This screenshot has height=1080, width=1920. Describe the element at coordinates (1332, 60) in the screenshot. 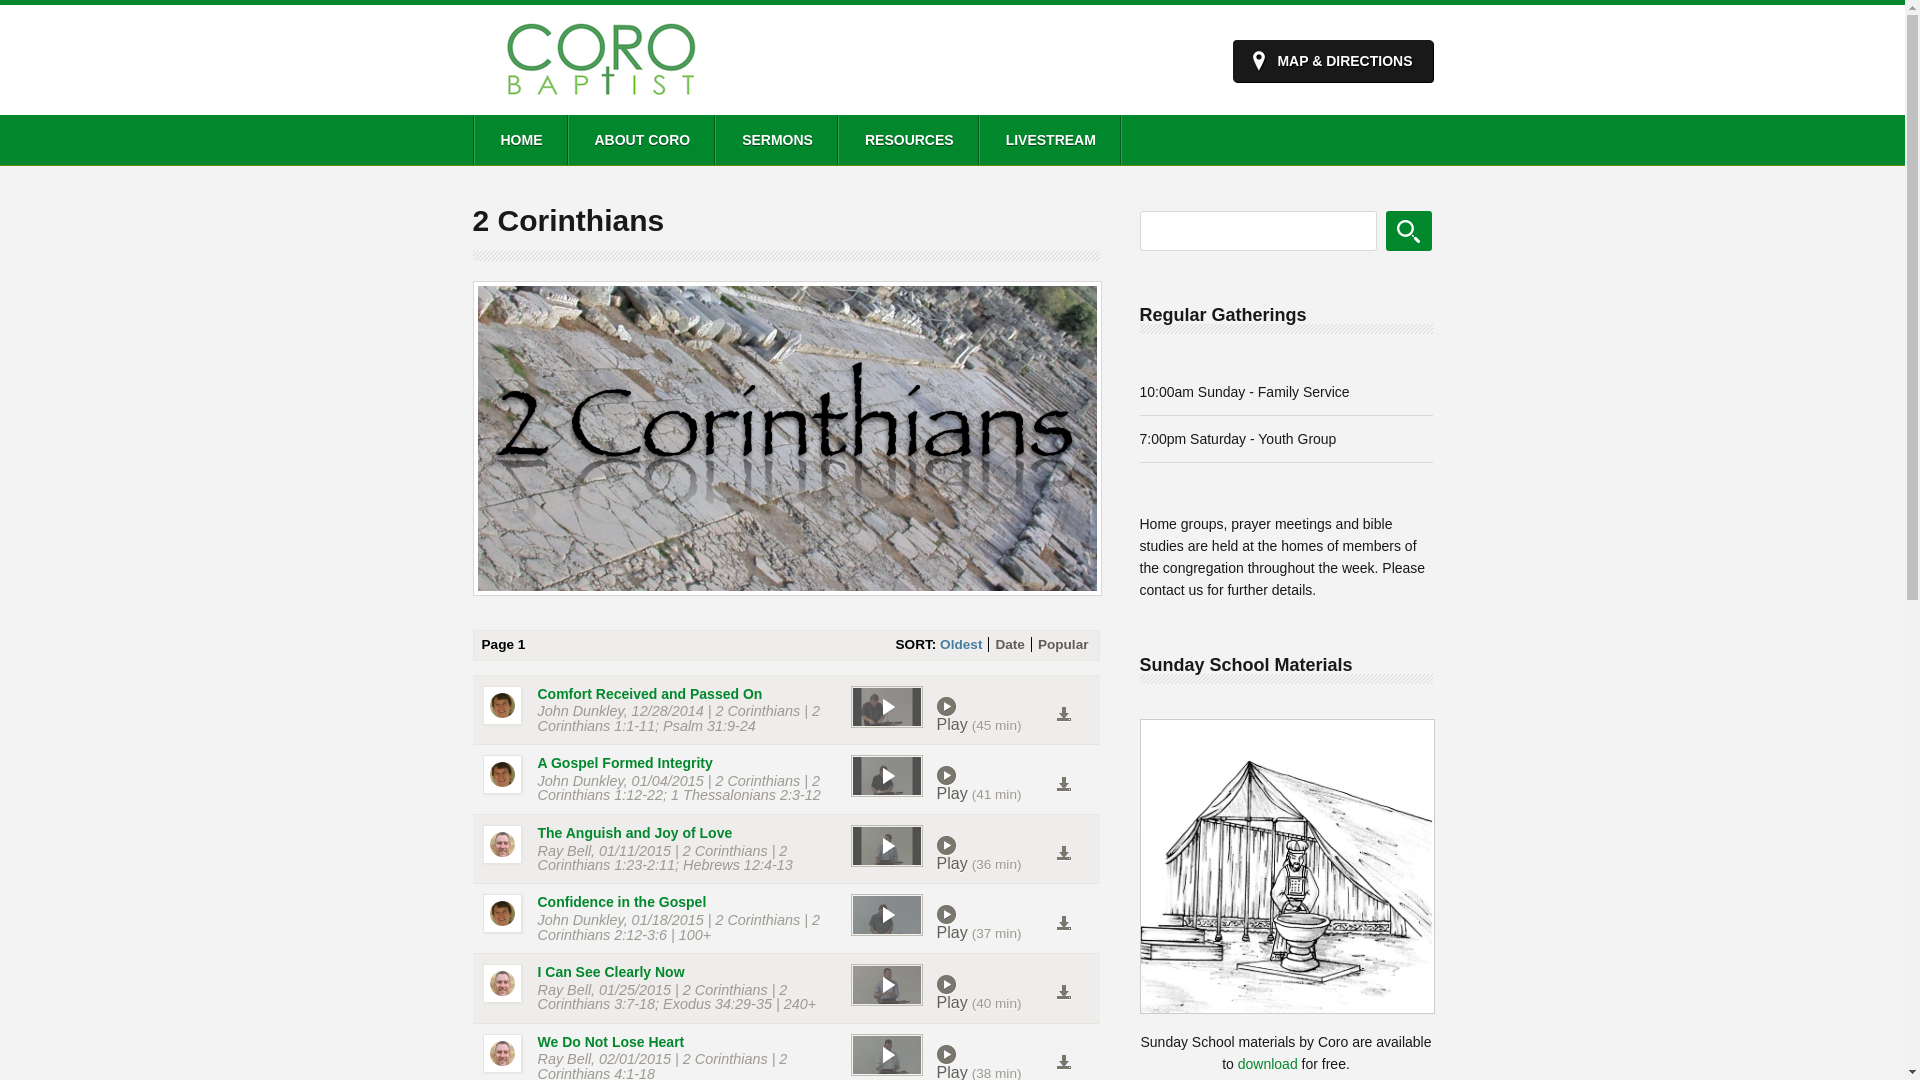

I see `'MAP & DIRECTIONS'` at that location.